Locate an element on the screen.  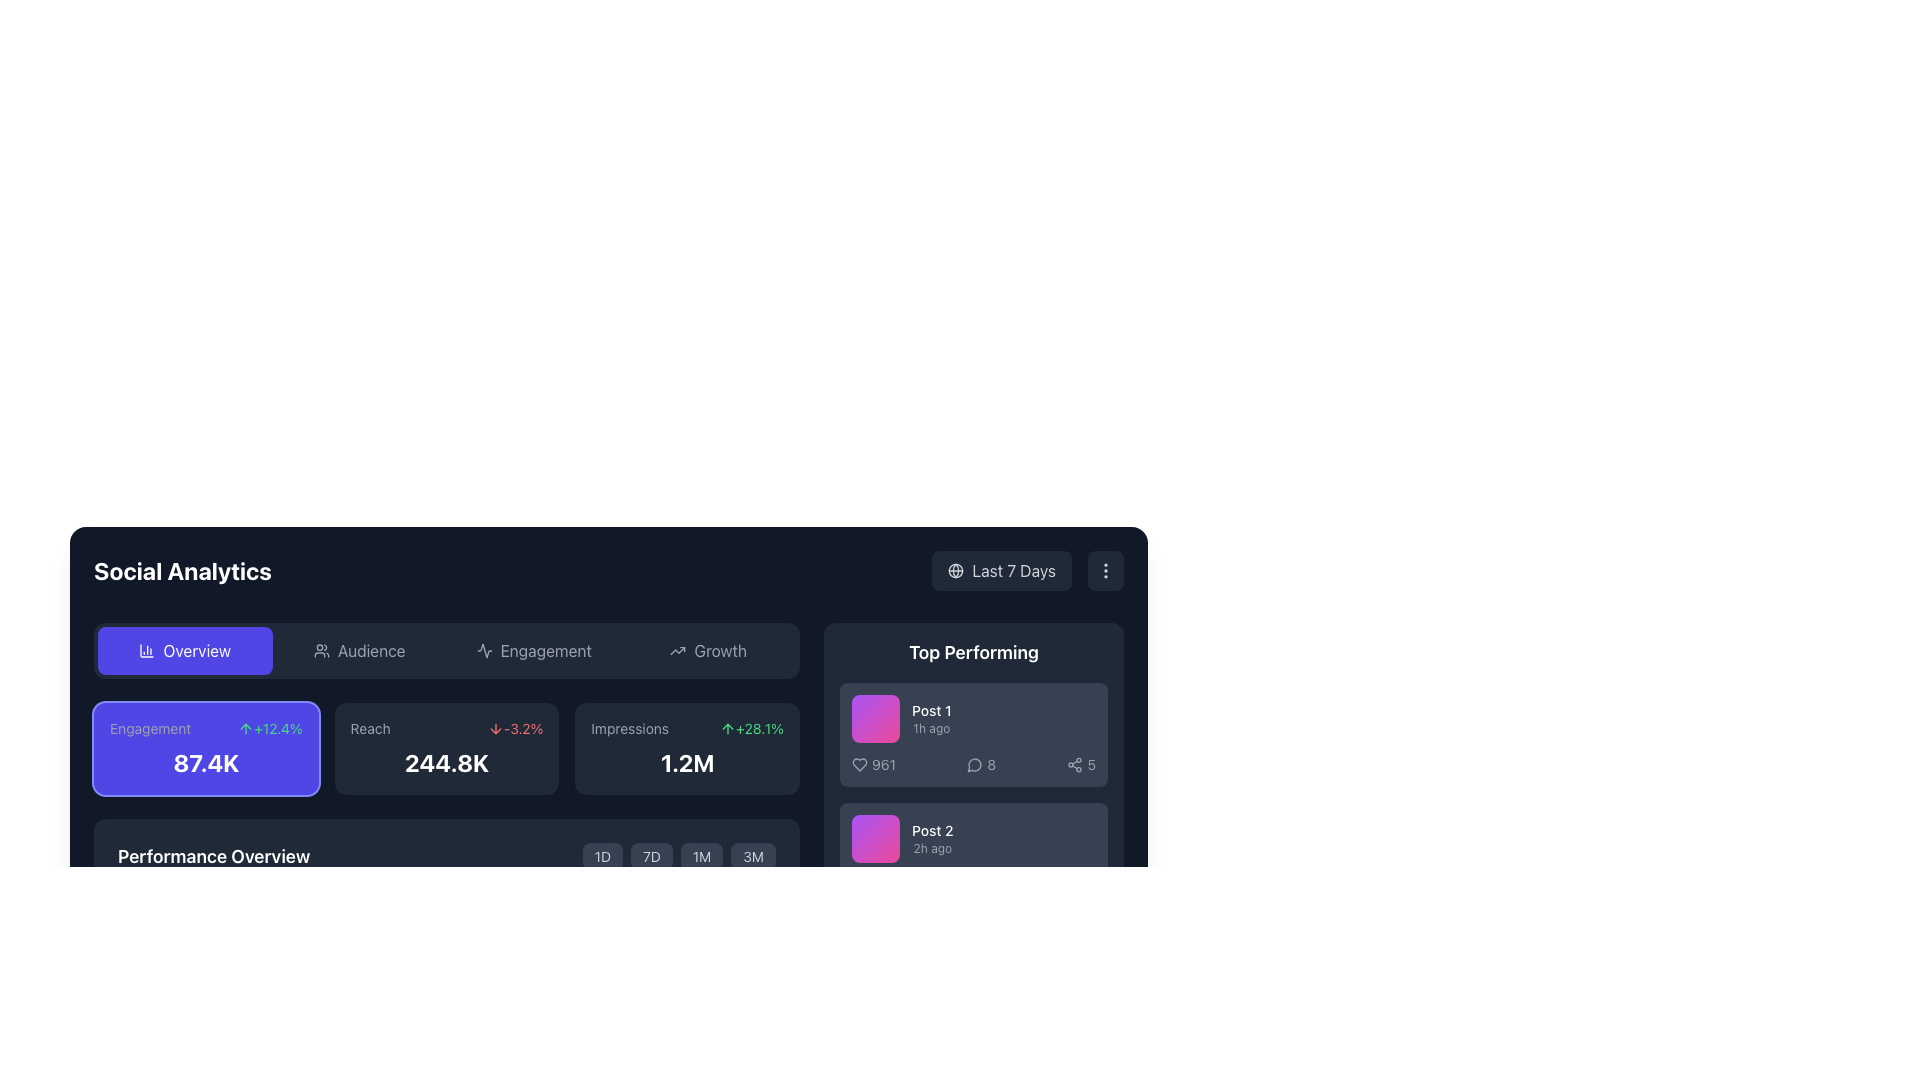
information displayed by the text with the red downward arrow icon indicating a percentage decrease, located in the 'Reach' section is located at coordinates (515, 729).